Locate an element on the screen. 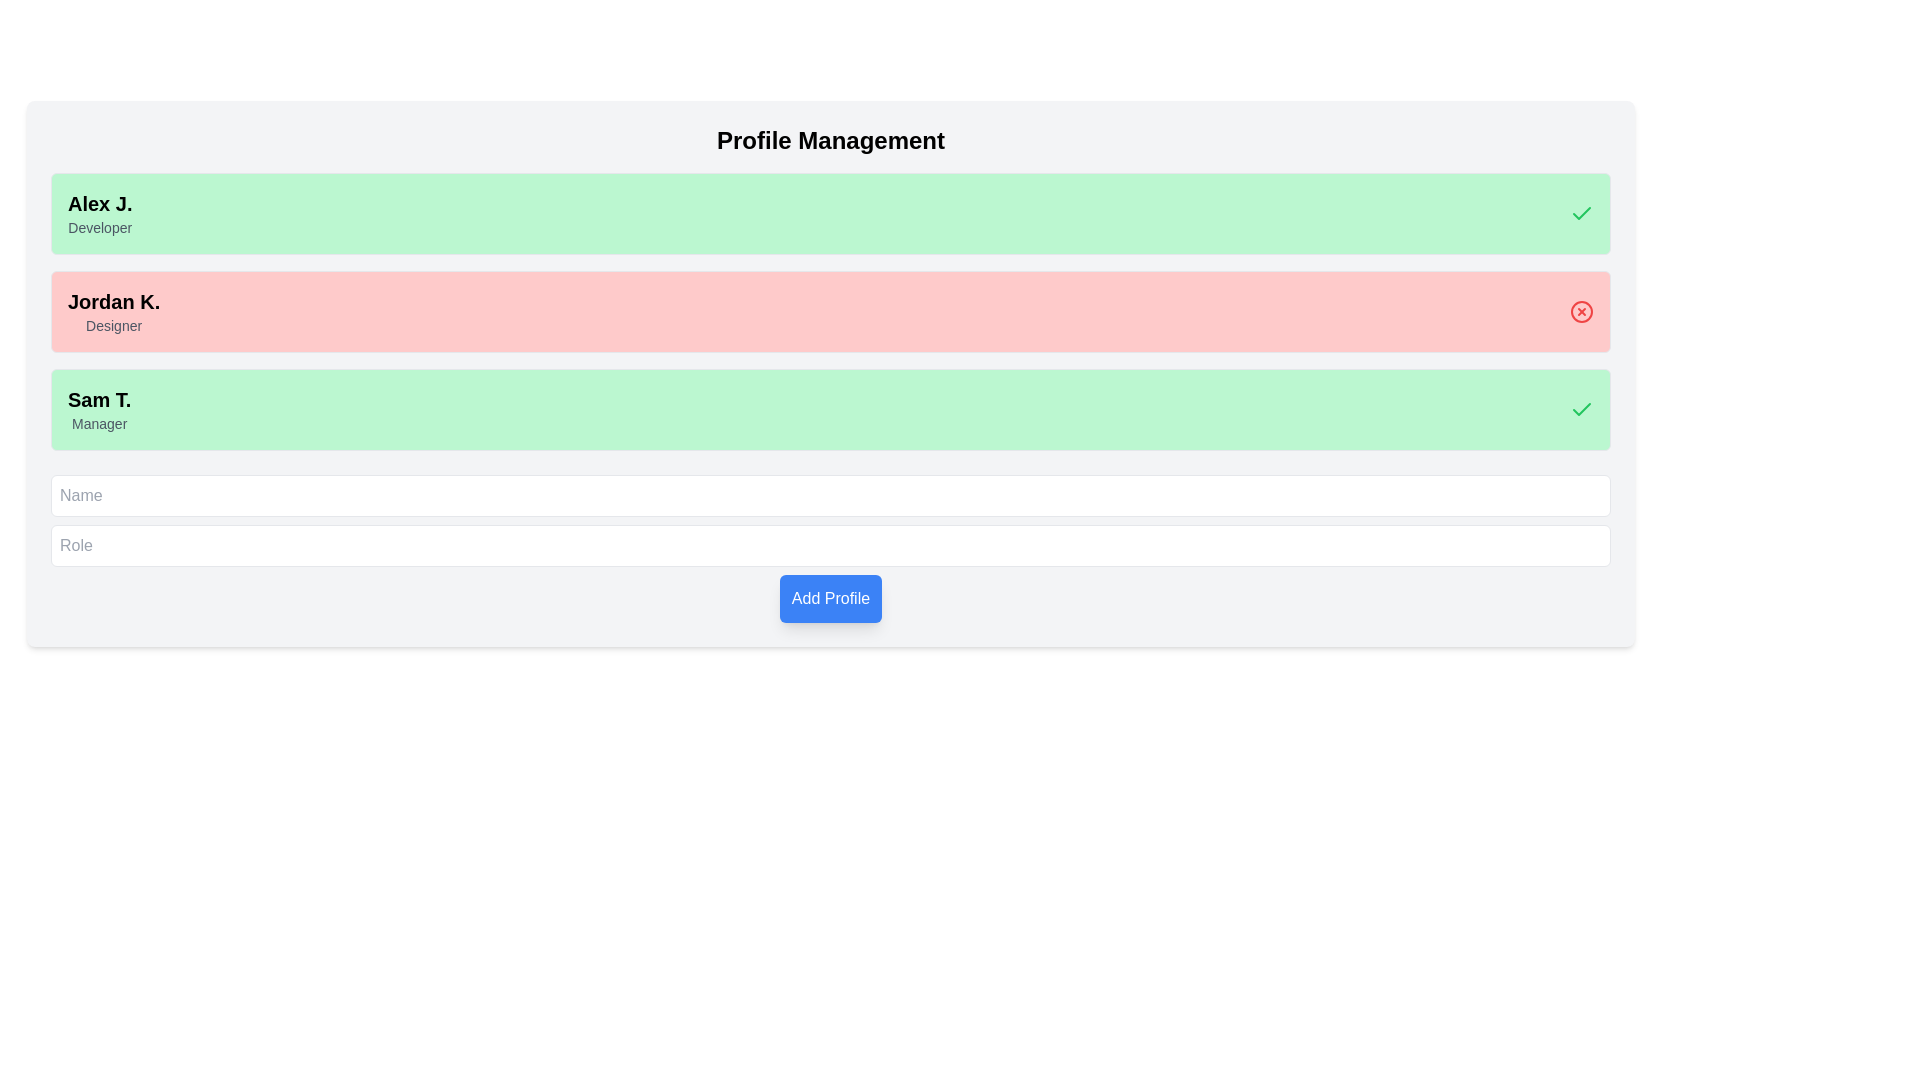  the static text element that displays 'Developer', which is styled in a small gray font and located below the bold text 'Alex J.' in the green-highlighted rectangular section is located at coordinates (99, 226).